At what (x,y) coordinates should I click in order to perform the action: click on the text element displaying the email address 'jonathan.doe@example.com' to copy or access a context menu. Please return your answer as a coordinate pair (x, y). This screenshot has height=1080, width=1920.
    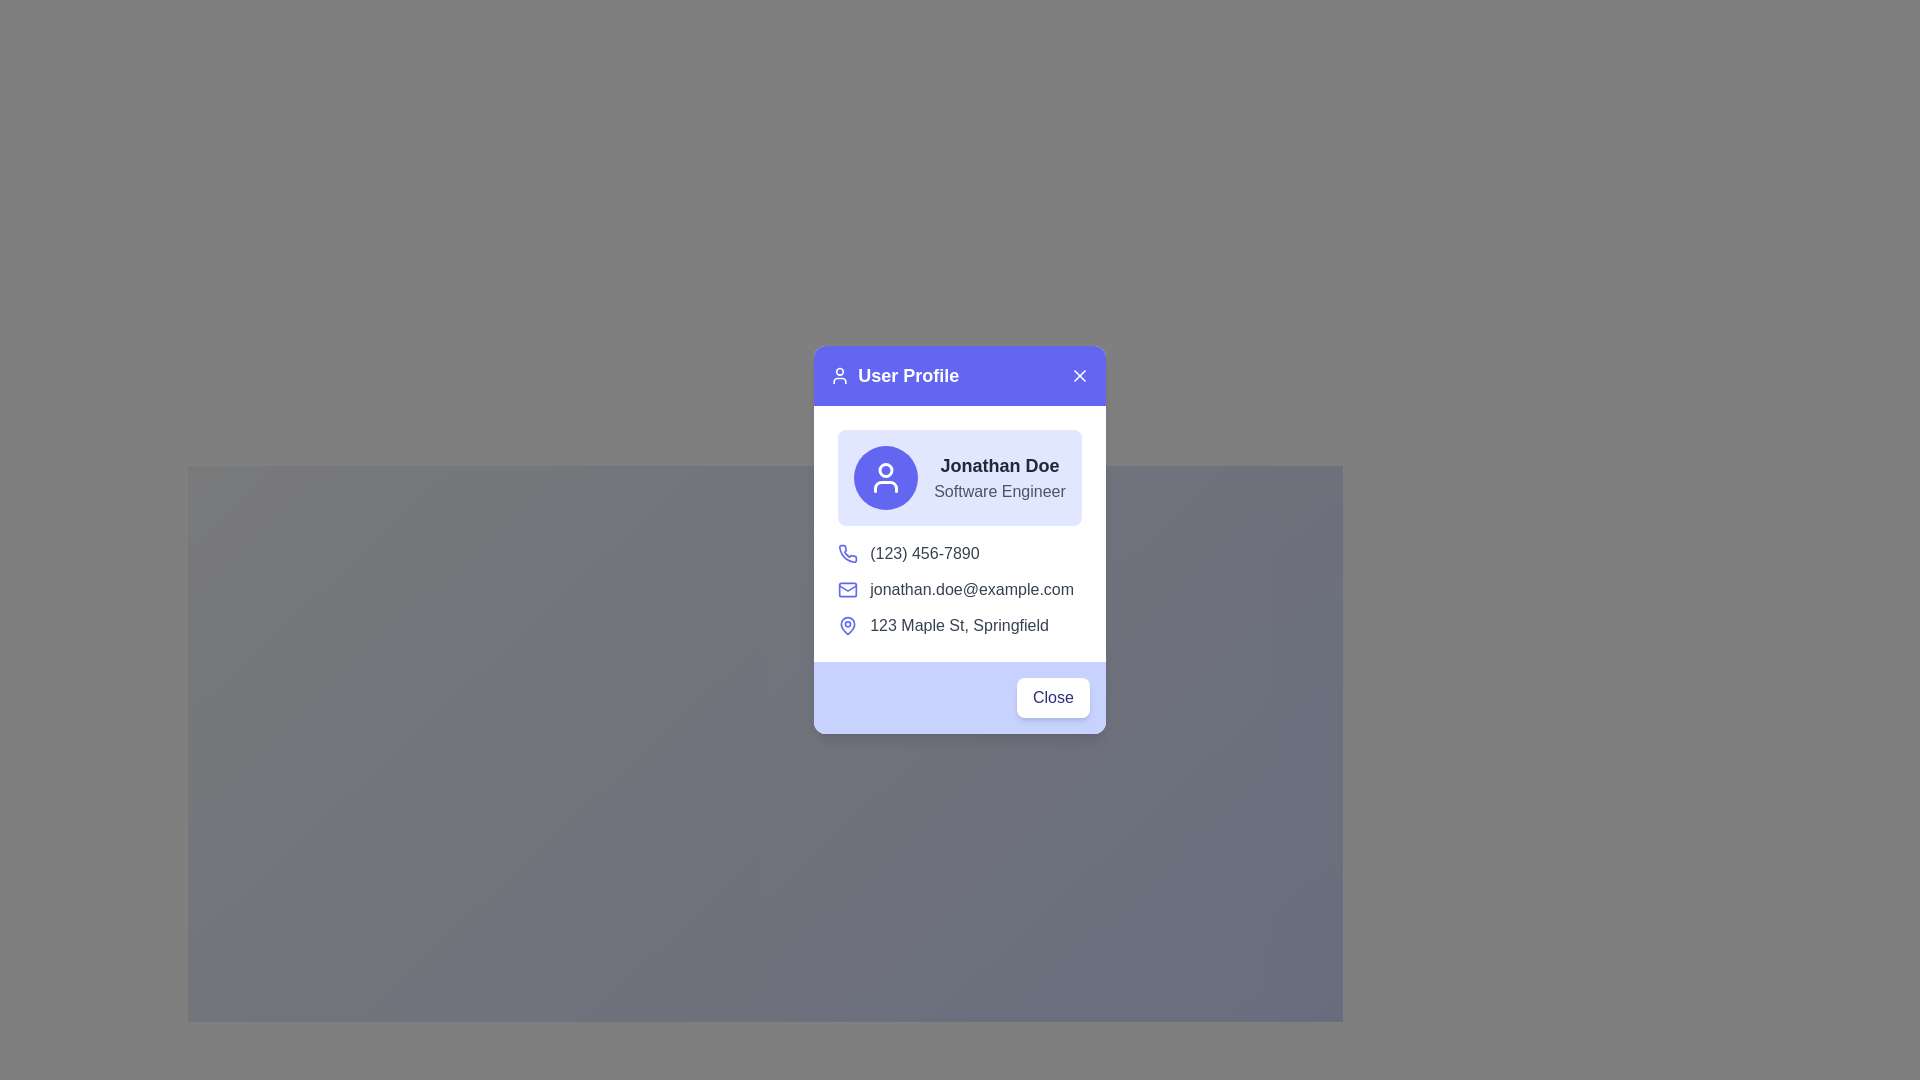
    Looking at the image, I should click on (971, 589).